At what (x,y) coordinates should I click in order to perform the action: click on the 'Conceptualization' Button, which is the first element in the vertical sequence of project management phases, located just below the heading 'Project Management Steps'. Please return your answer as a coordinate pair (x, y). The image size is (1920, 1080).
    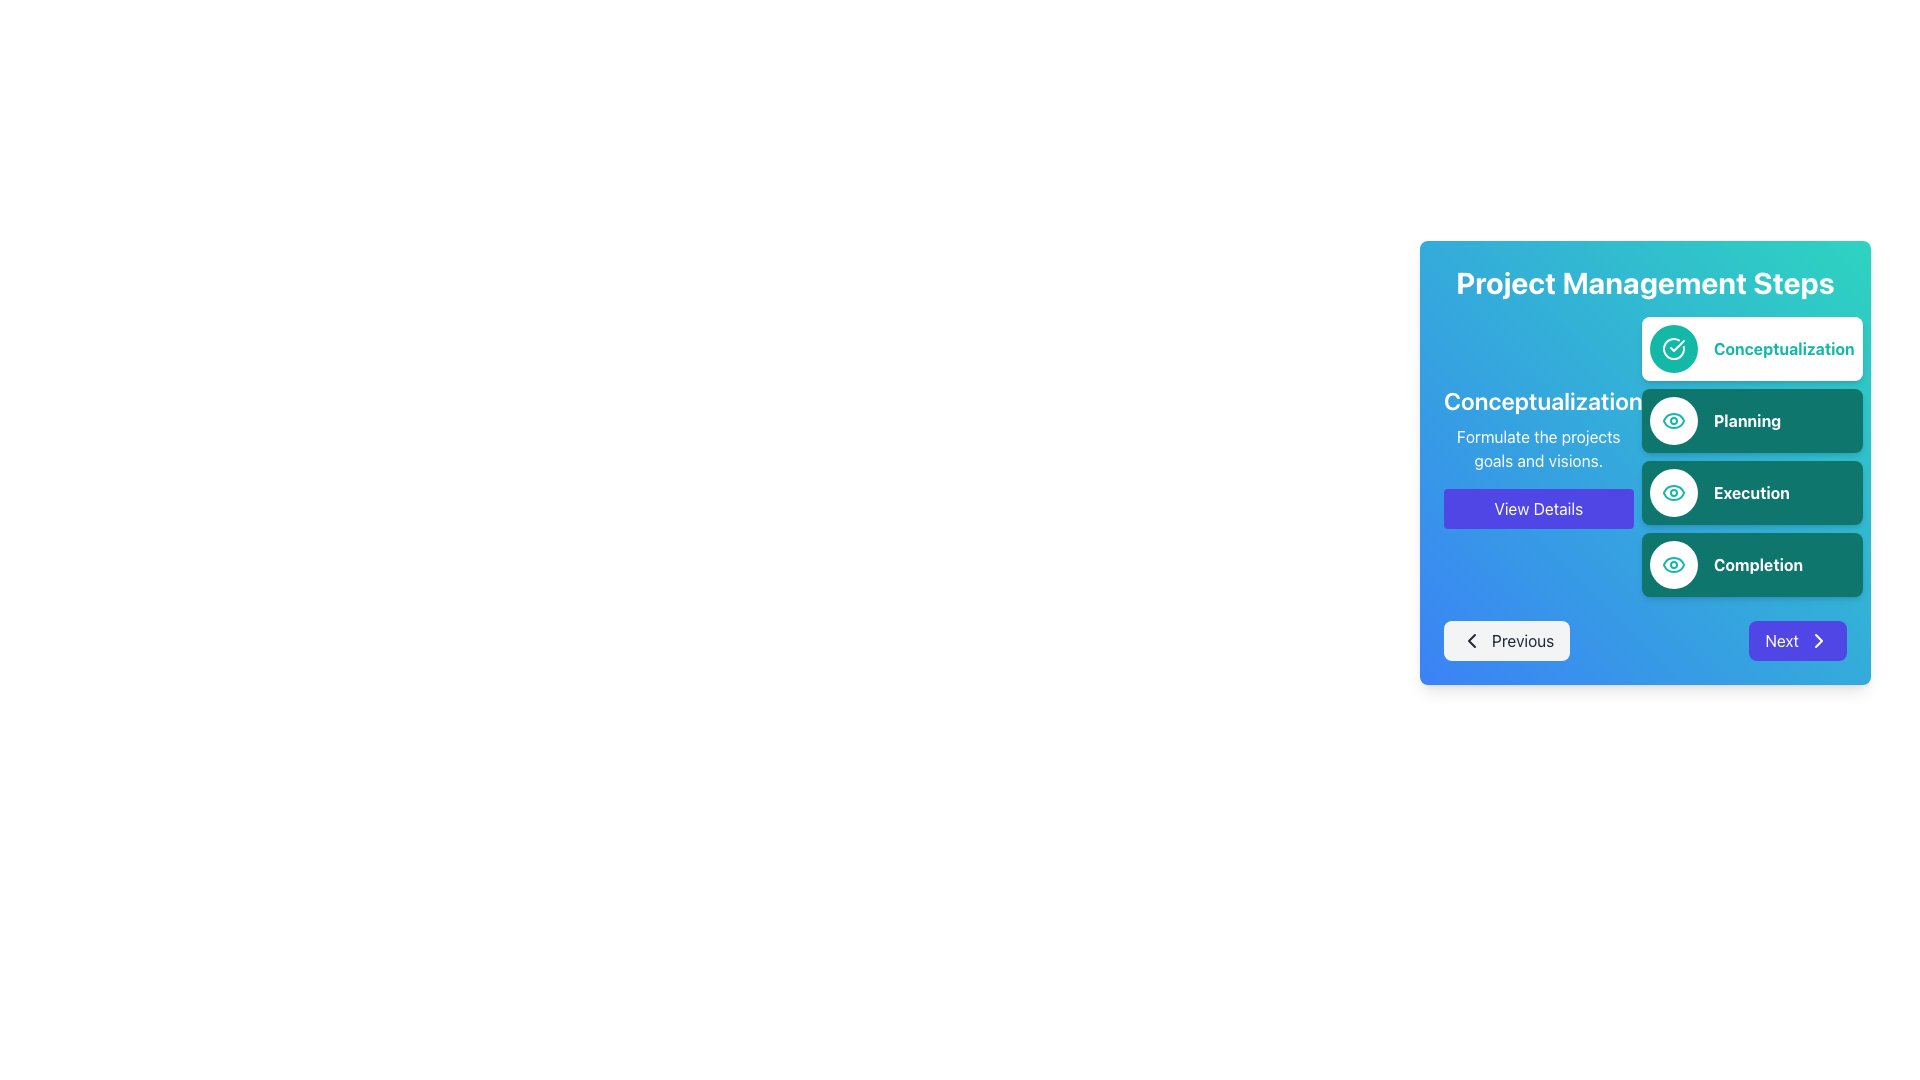
    Looking at the image, I should click on (1751, 347).